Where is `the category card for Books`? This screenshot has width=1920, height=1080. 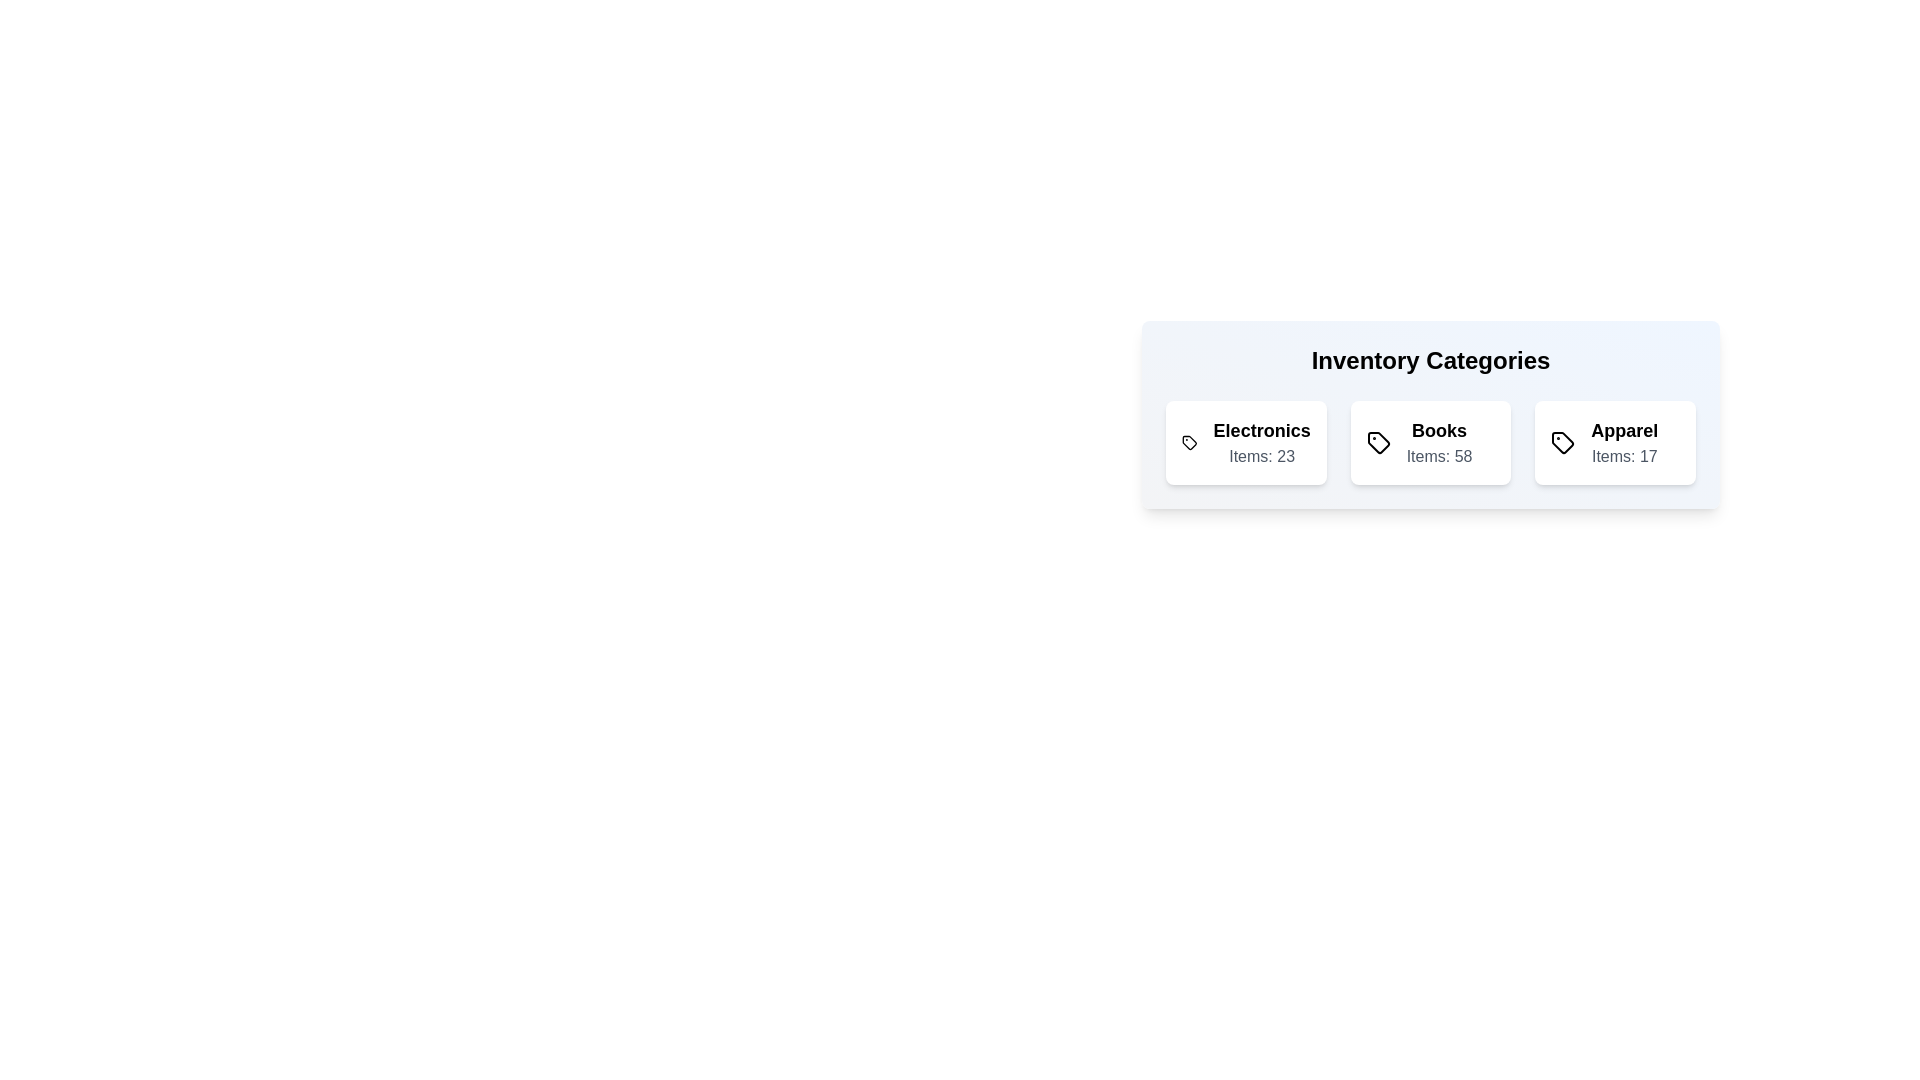 the category card for Books is located at coordinates (1429, 442).